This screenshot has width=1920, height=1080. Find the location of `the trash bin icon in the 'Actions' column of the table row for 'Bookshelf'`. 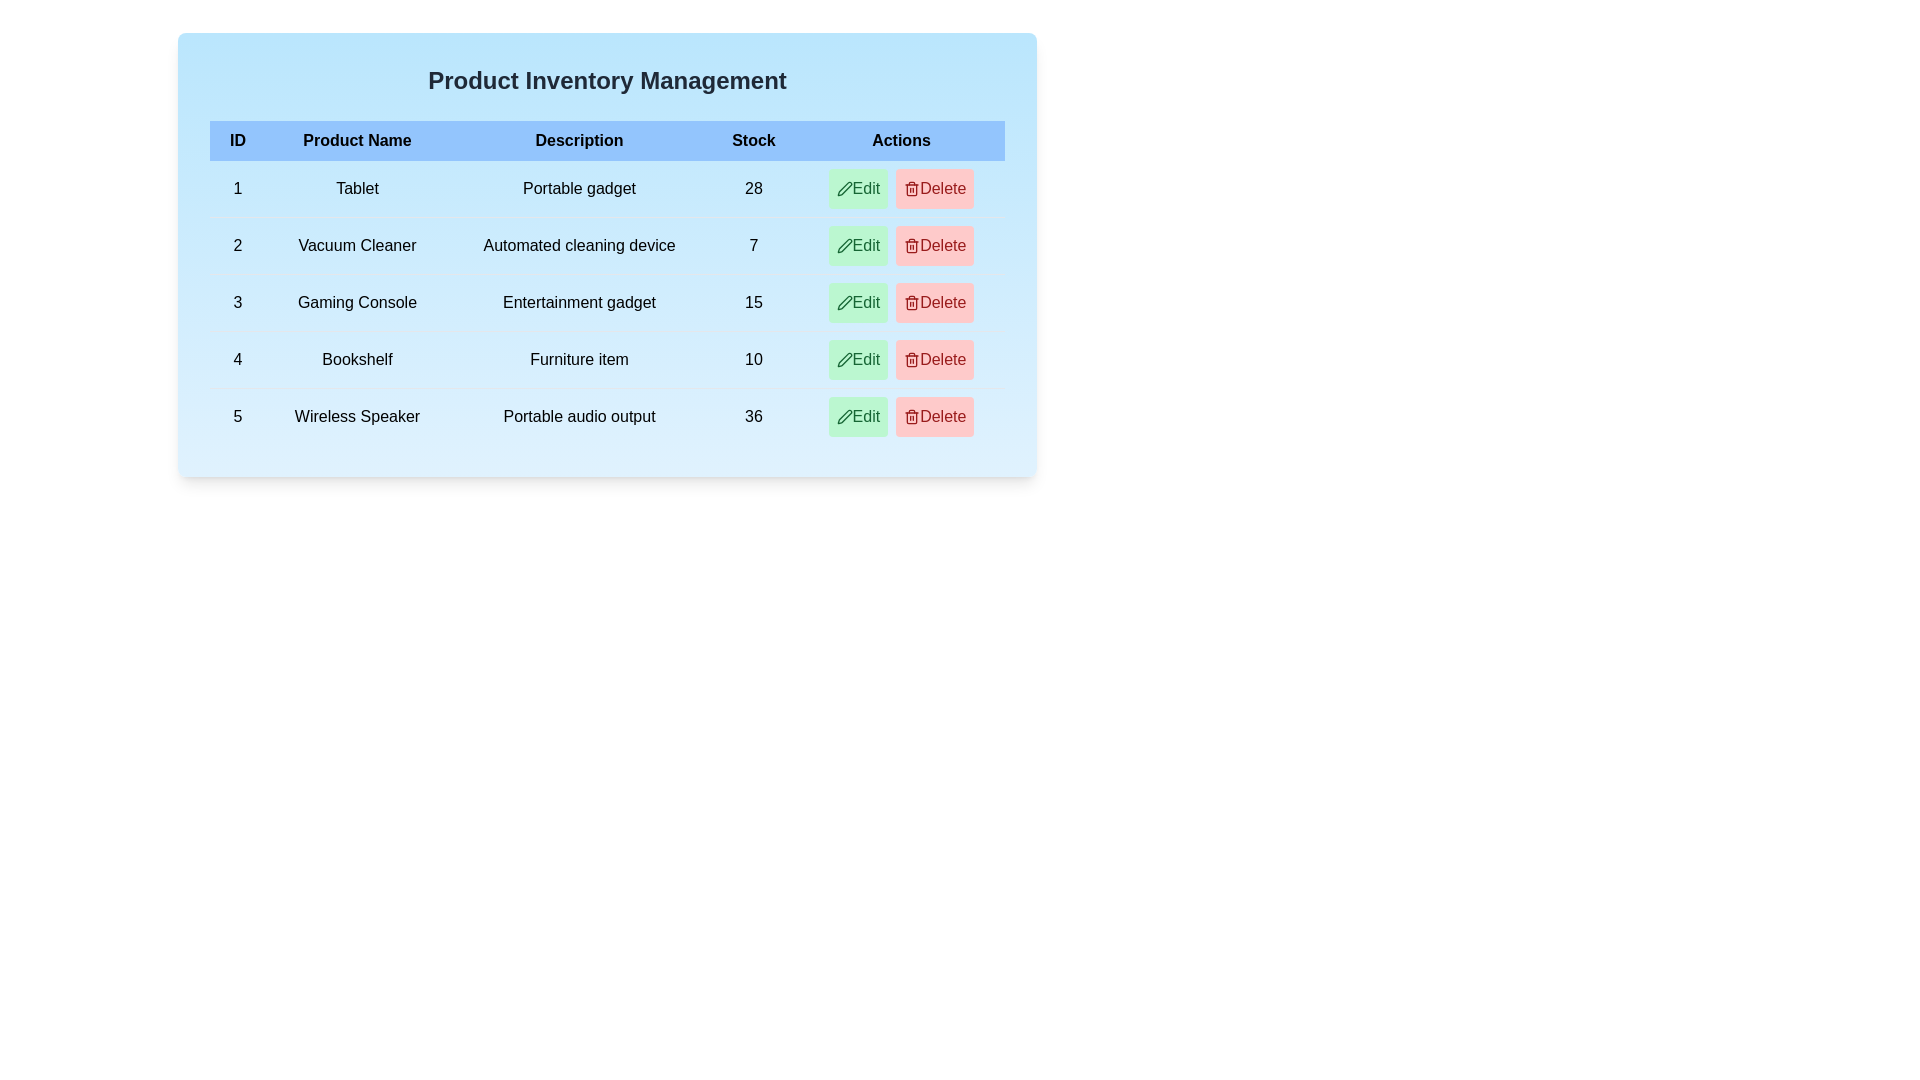

the trash bin icon in the 'Actions' column of the table row for 'Bookshelf' is located at coordinates (911, 358).